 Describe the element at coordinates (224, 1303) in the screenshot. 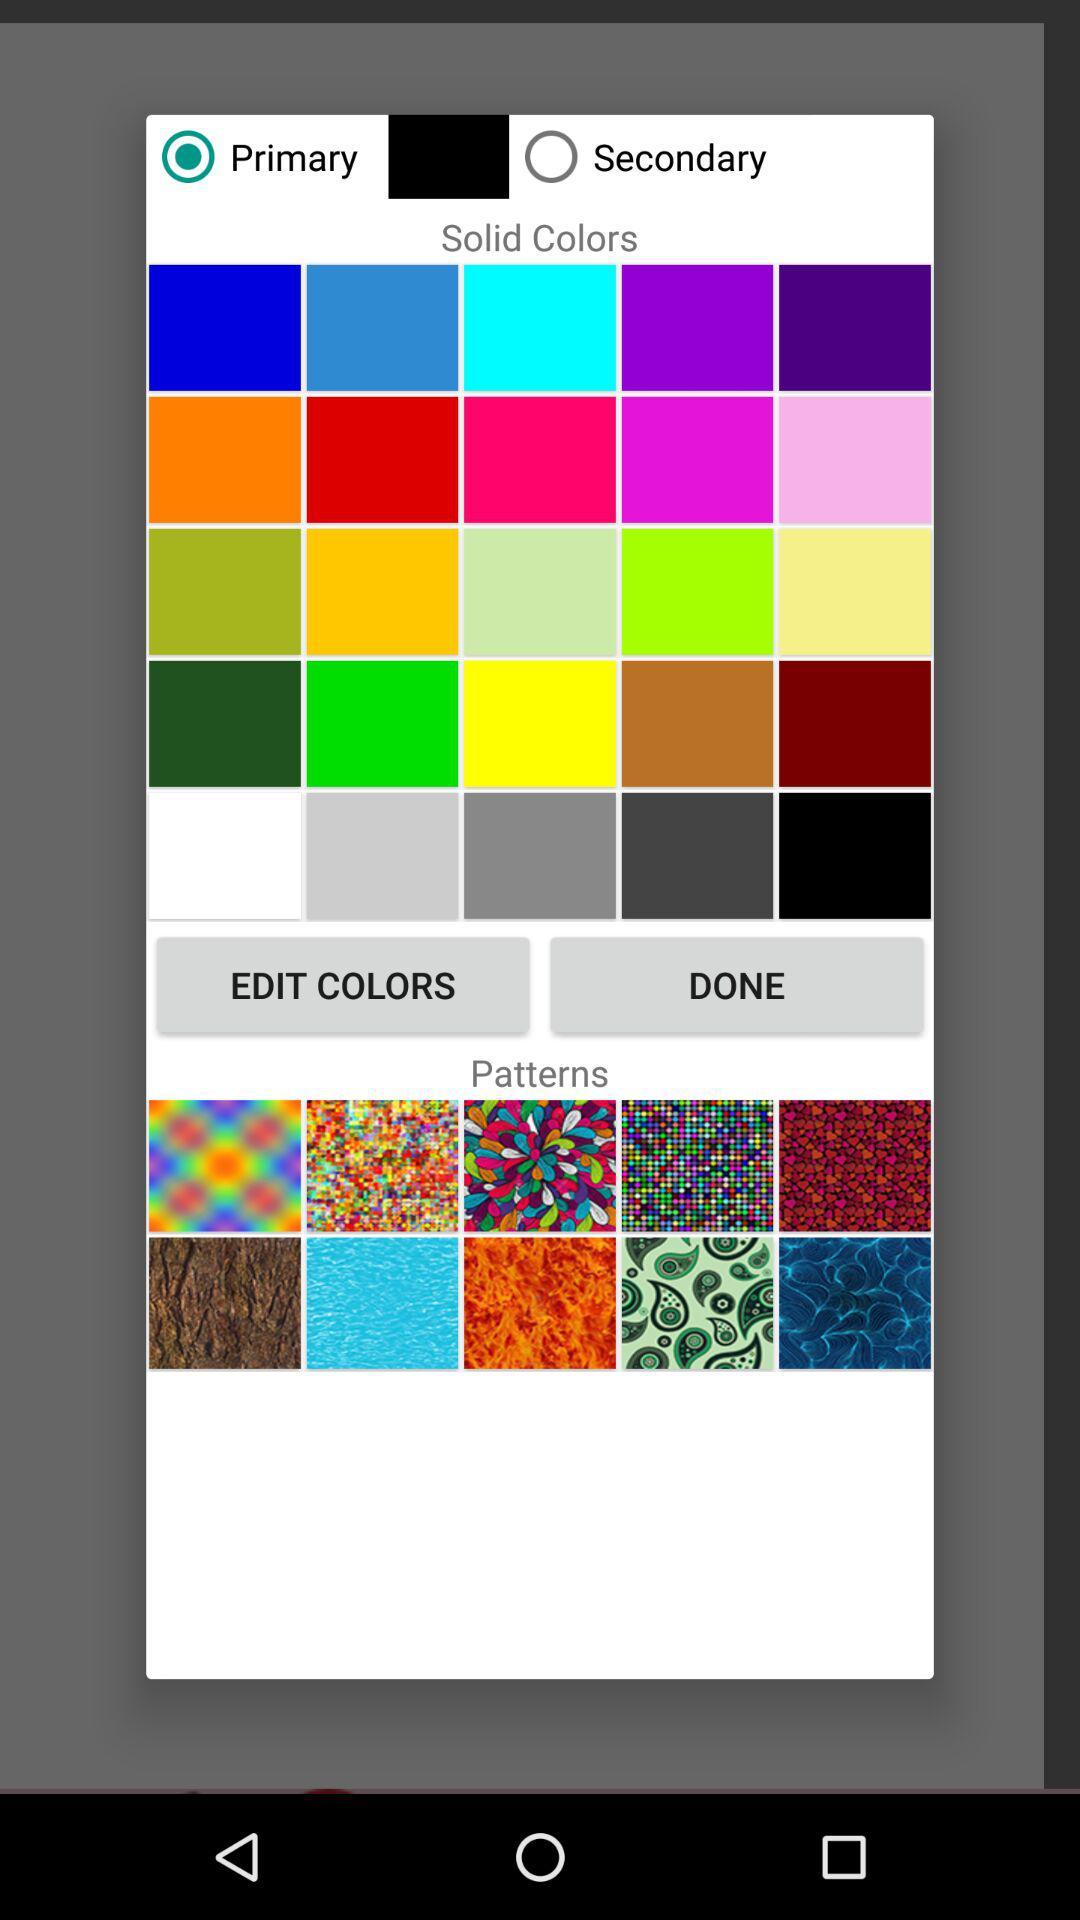

I see `button at the bottom left corner` at that location.